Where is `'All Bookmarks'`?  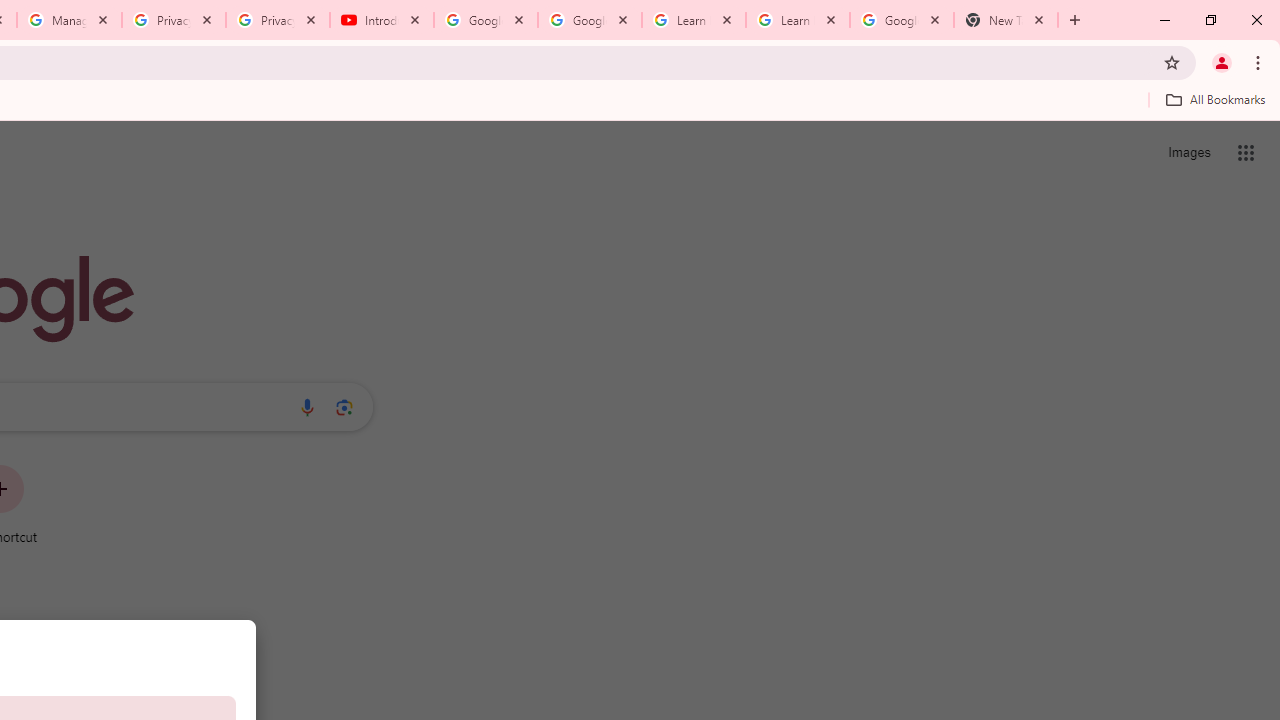 'All Bookmarks' is located at coordinates (1214, 99).